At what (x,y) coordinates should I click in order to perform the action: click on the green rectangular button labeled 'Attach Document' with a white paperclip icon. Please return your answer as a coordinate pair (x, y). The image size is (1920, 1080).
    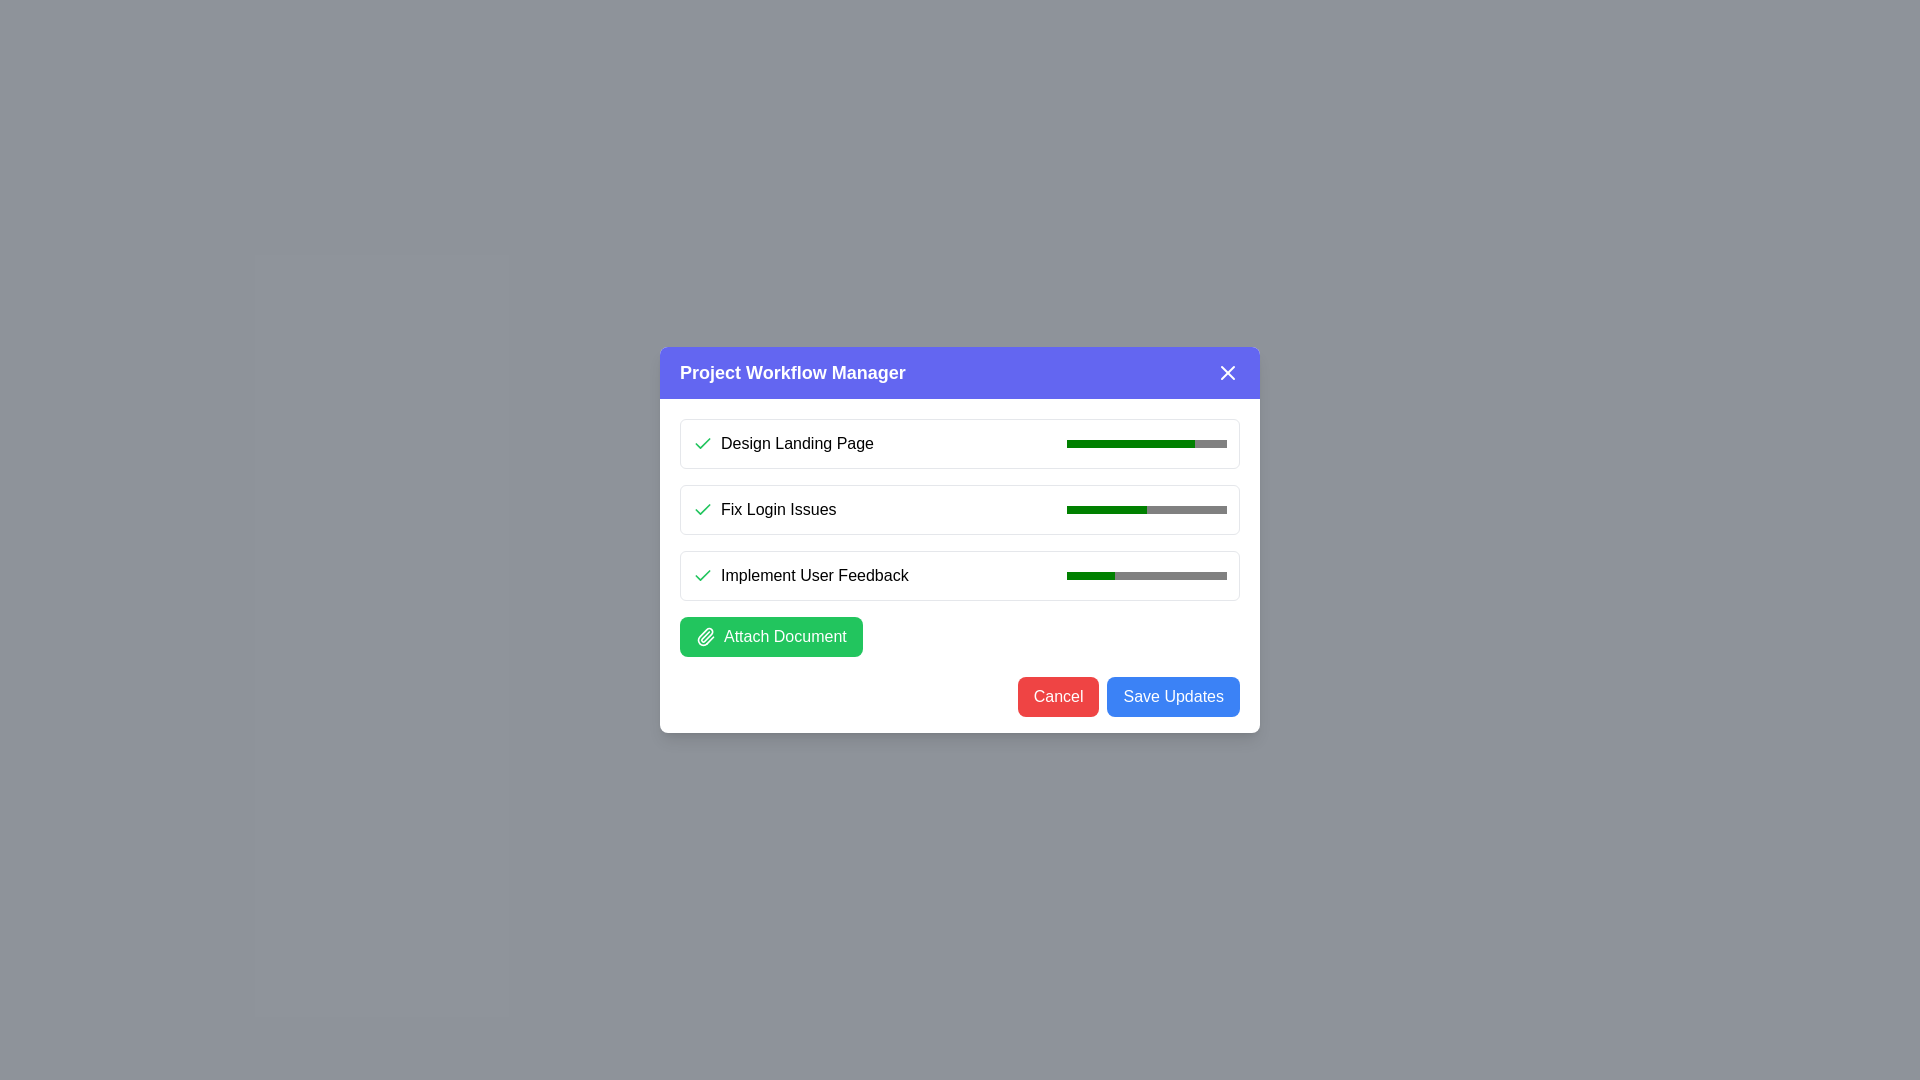
    Looking at the image, I should click on (770, 636).